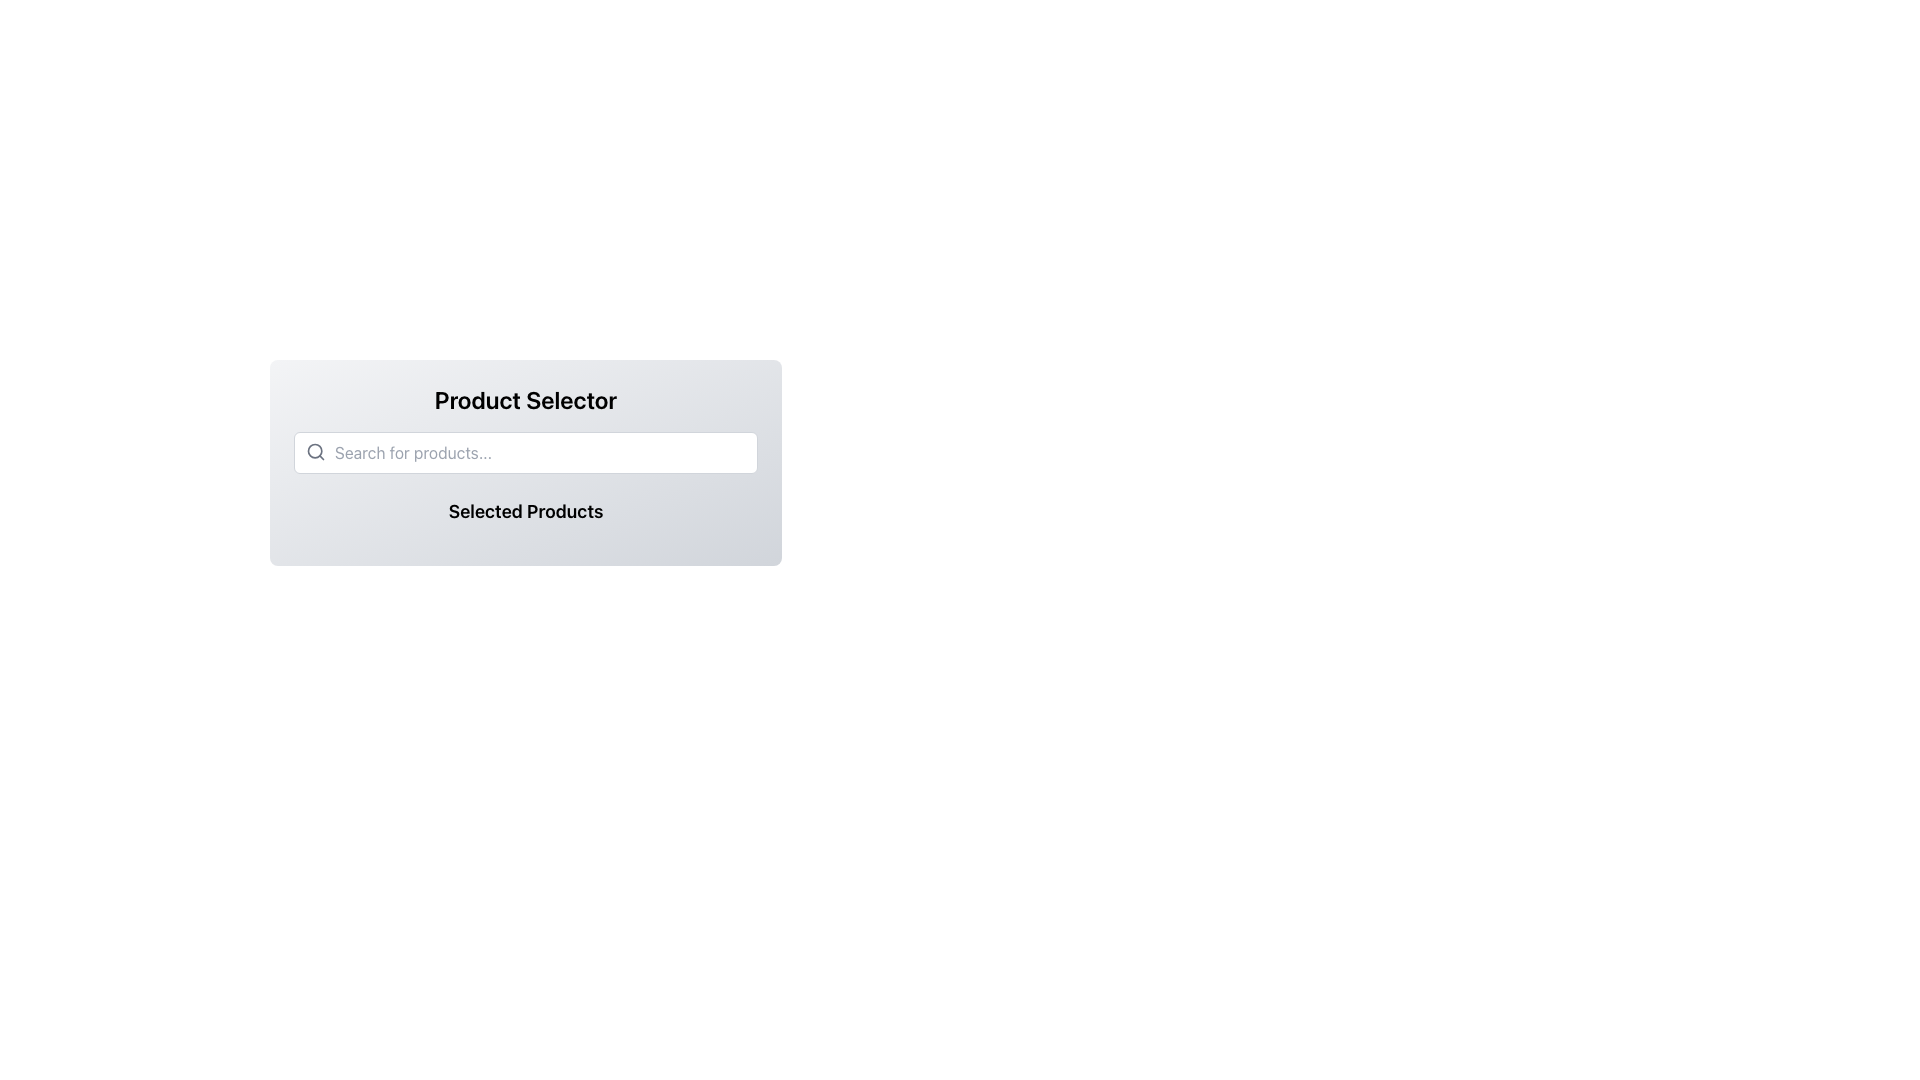 The height and width of the screenshot is (1080, 1920). Describe the element at coordinates (315, 451) in the screenshot. I see `the Decorative Icon resembling a magnifying glass, which is outlined in gray and positioned to the left of the 'Search for products...' placeholder text in the text input field` at that location.